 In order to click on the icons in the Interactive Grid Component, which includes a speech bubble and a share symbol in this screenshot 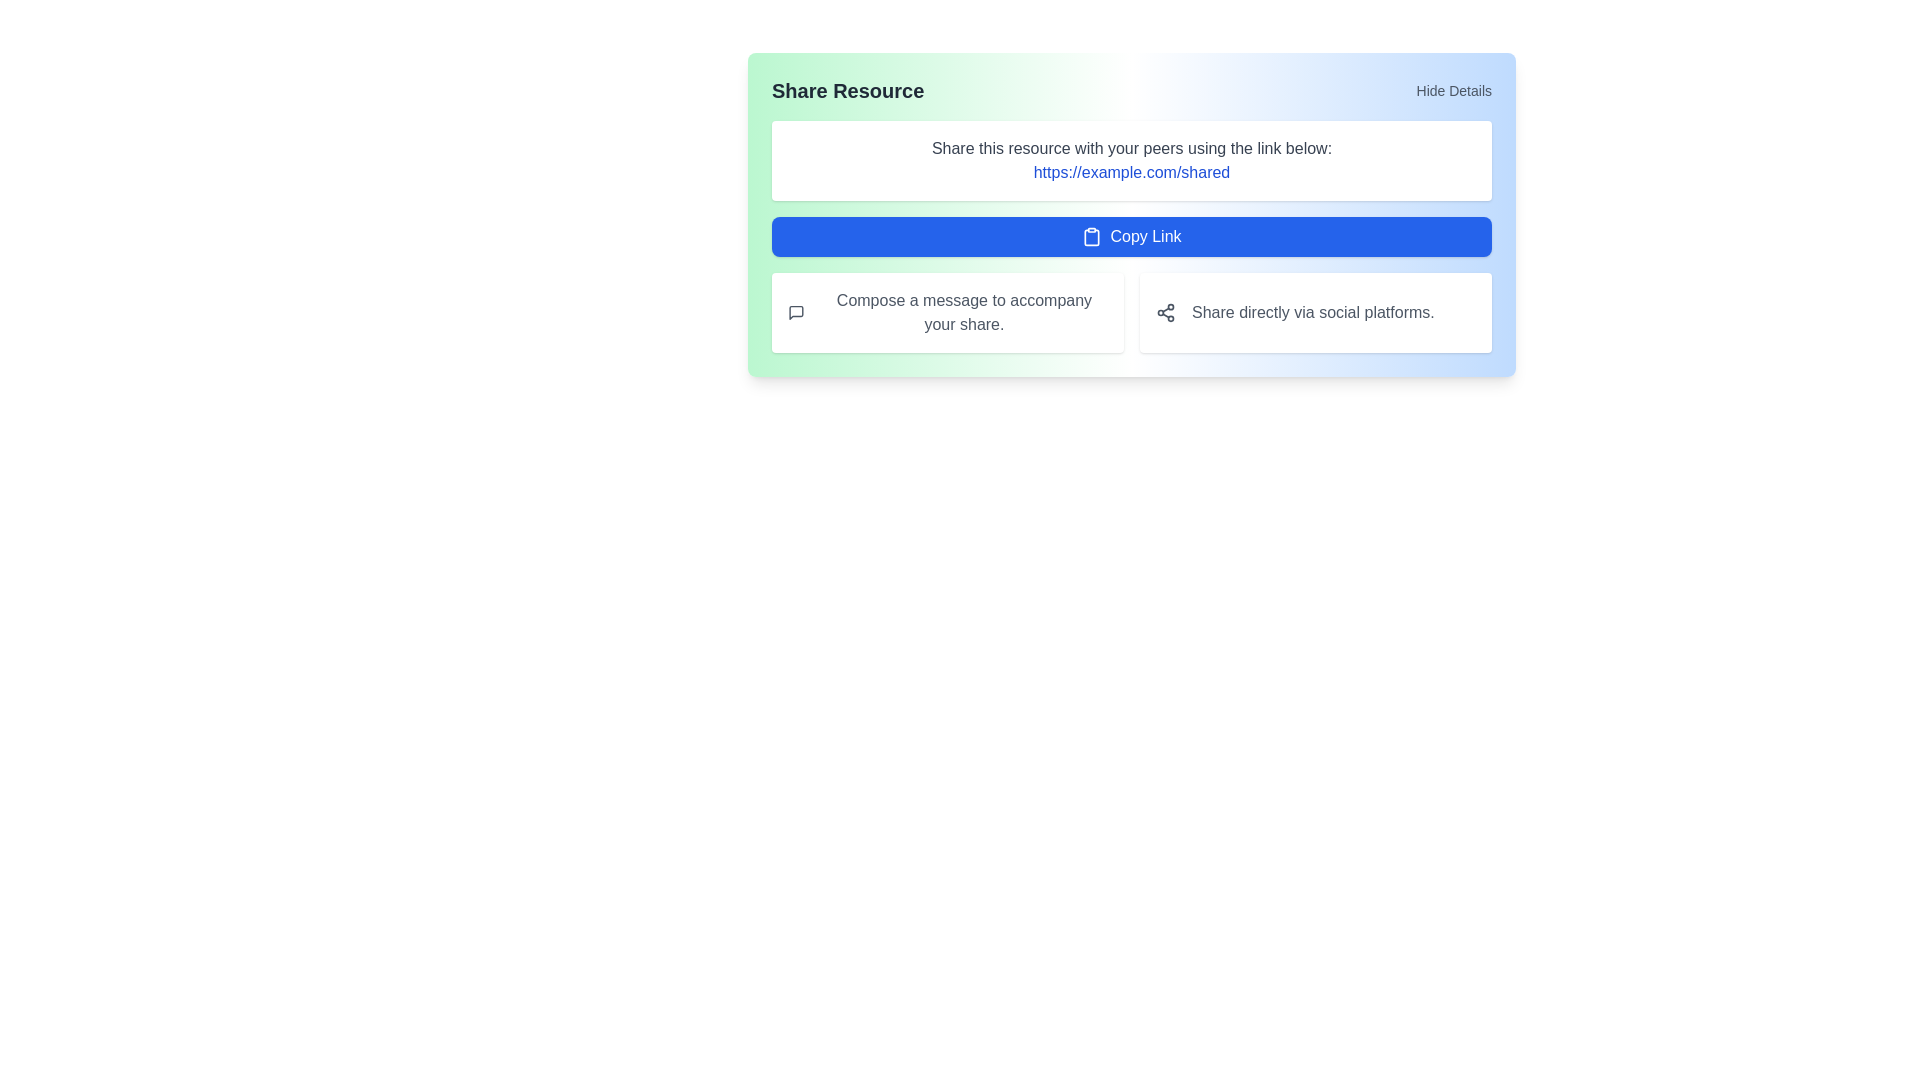, I will do `click(1132, 312)`.